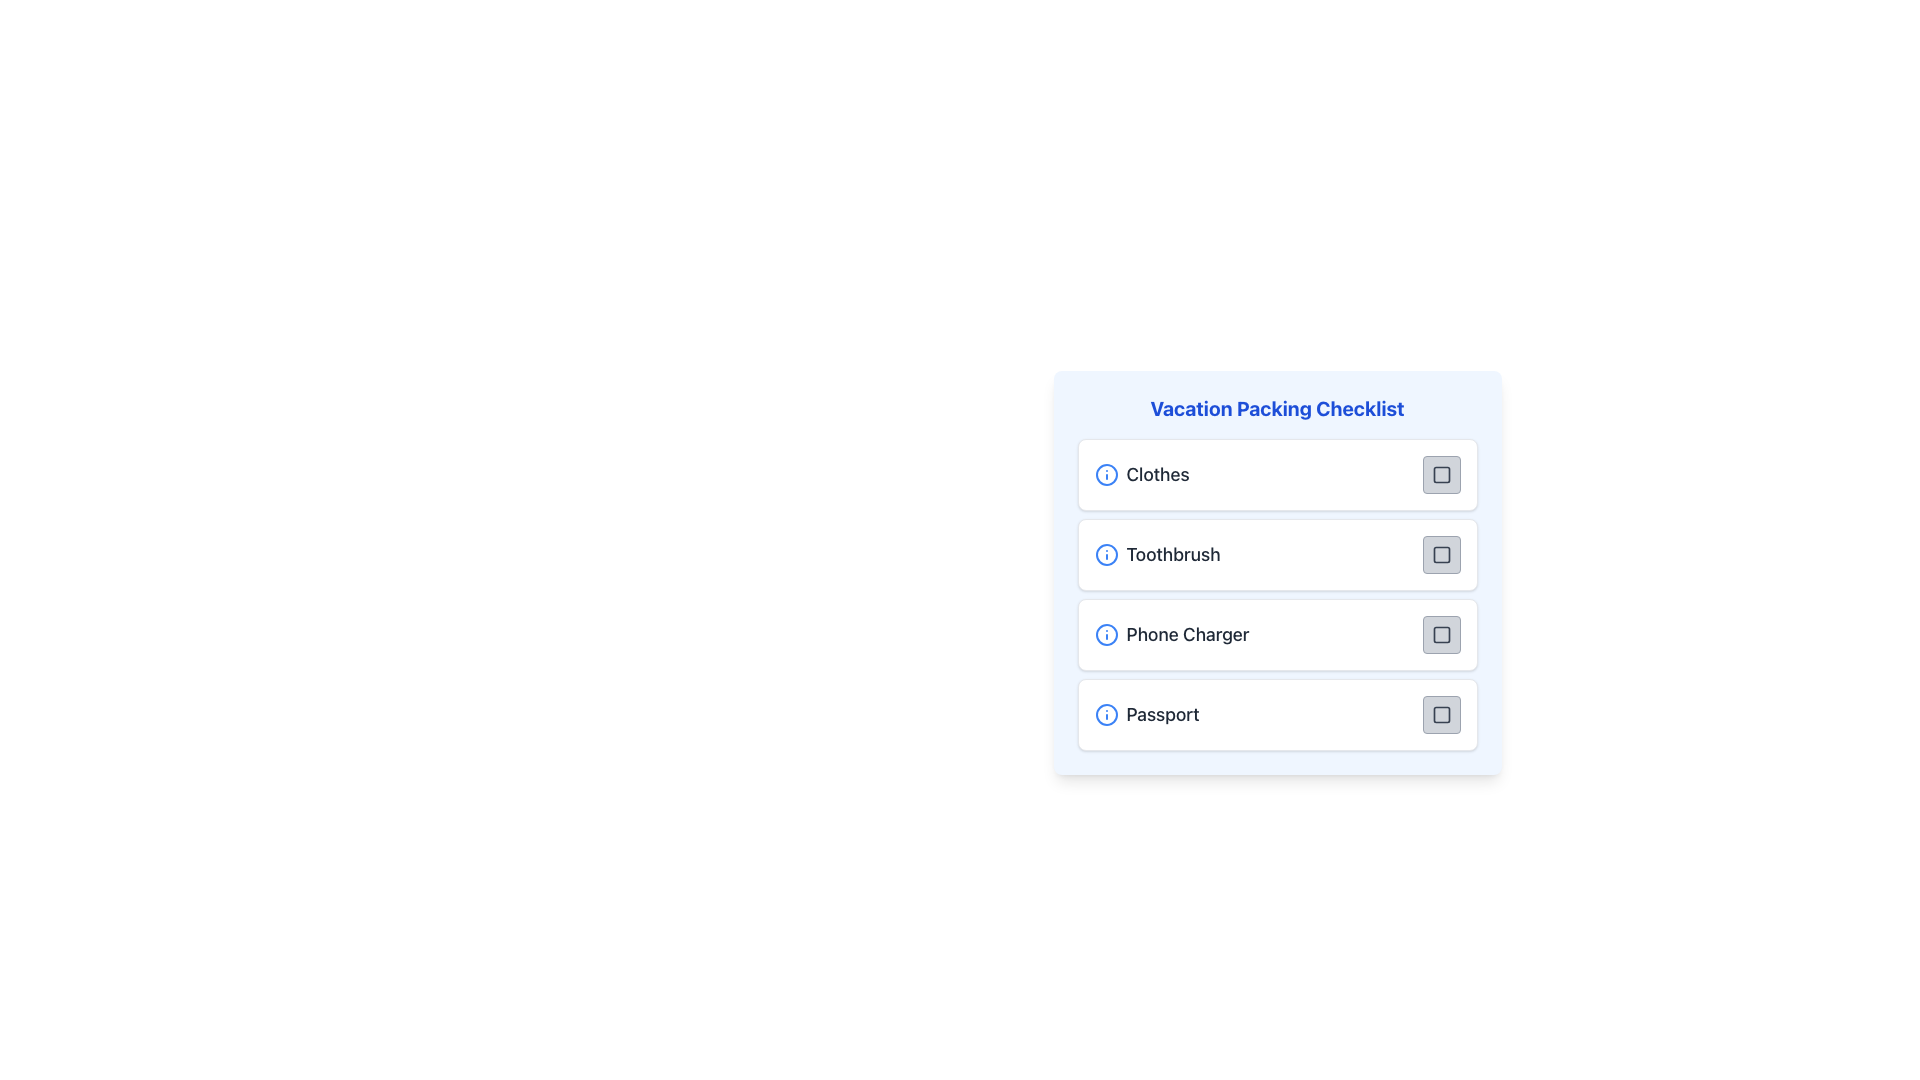  What do you see at coordinates (1441, 555) in the screenshot?
I see `the minimalistic square checkbox located to the right of the 'Toothbrush' label in the 'Vacation Packing Checklist' to mark the item` at bounding box center [1441, 555].